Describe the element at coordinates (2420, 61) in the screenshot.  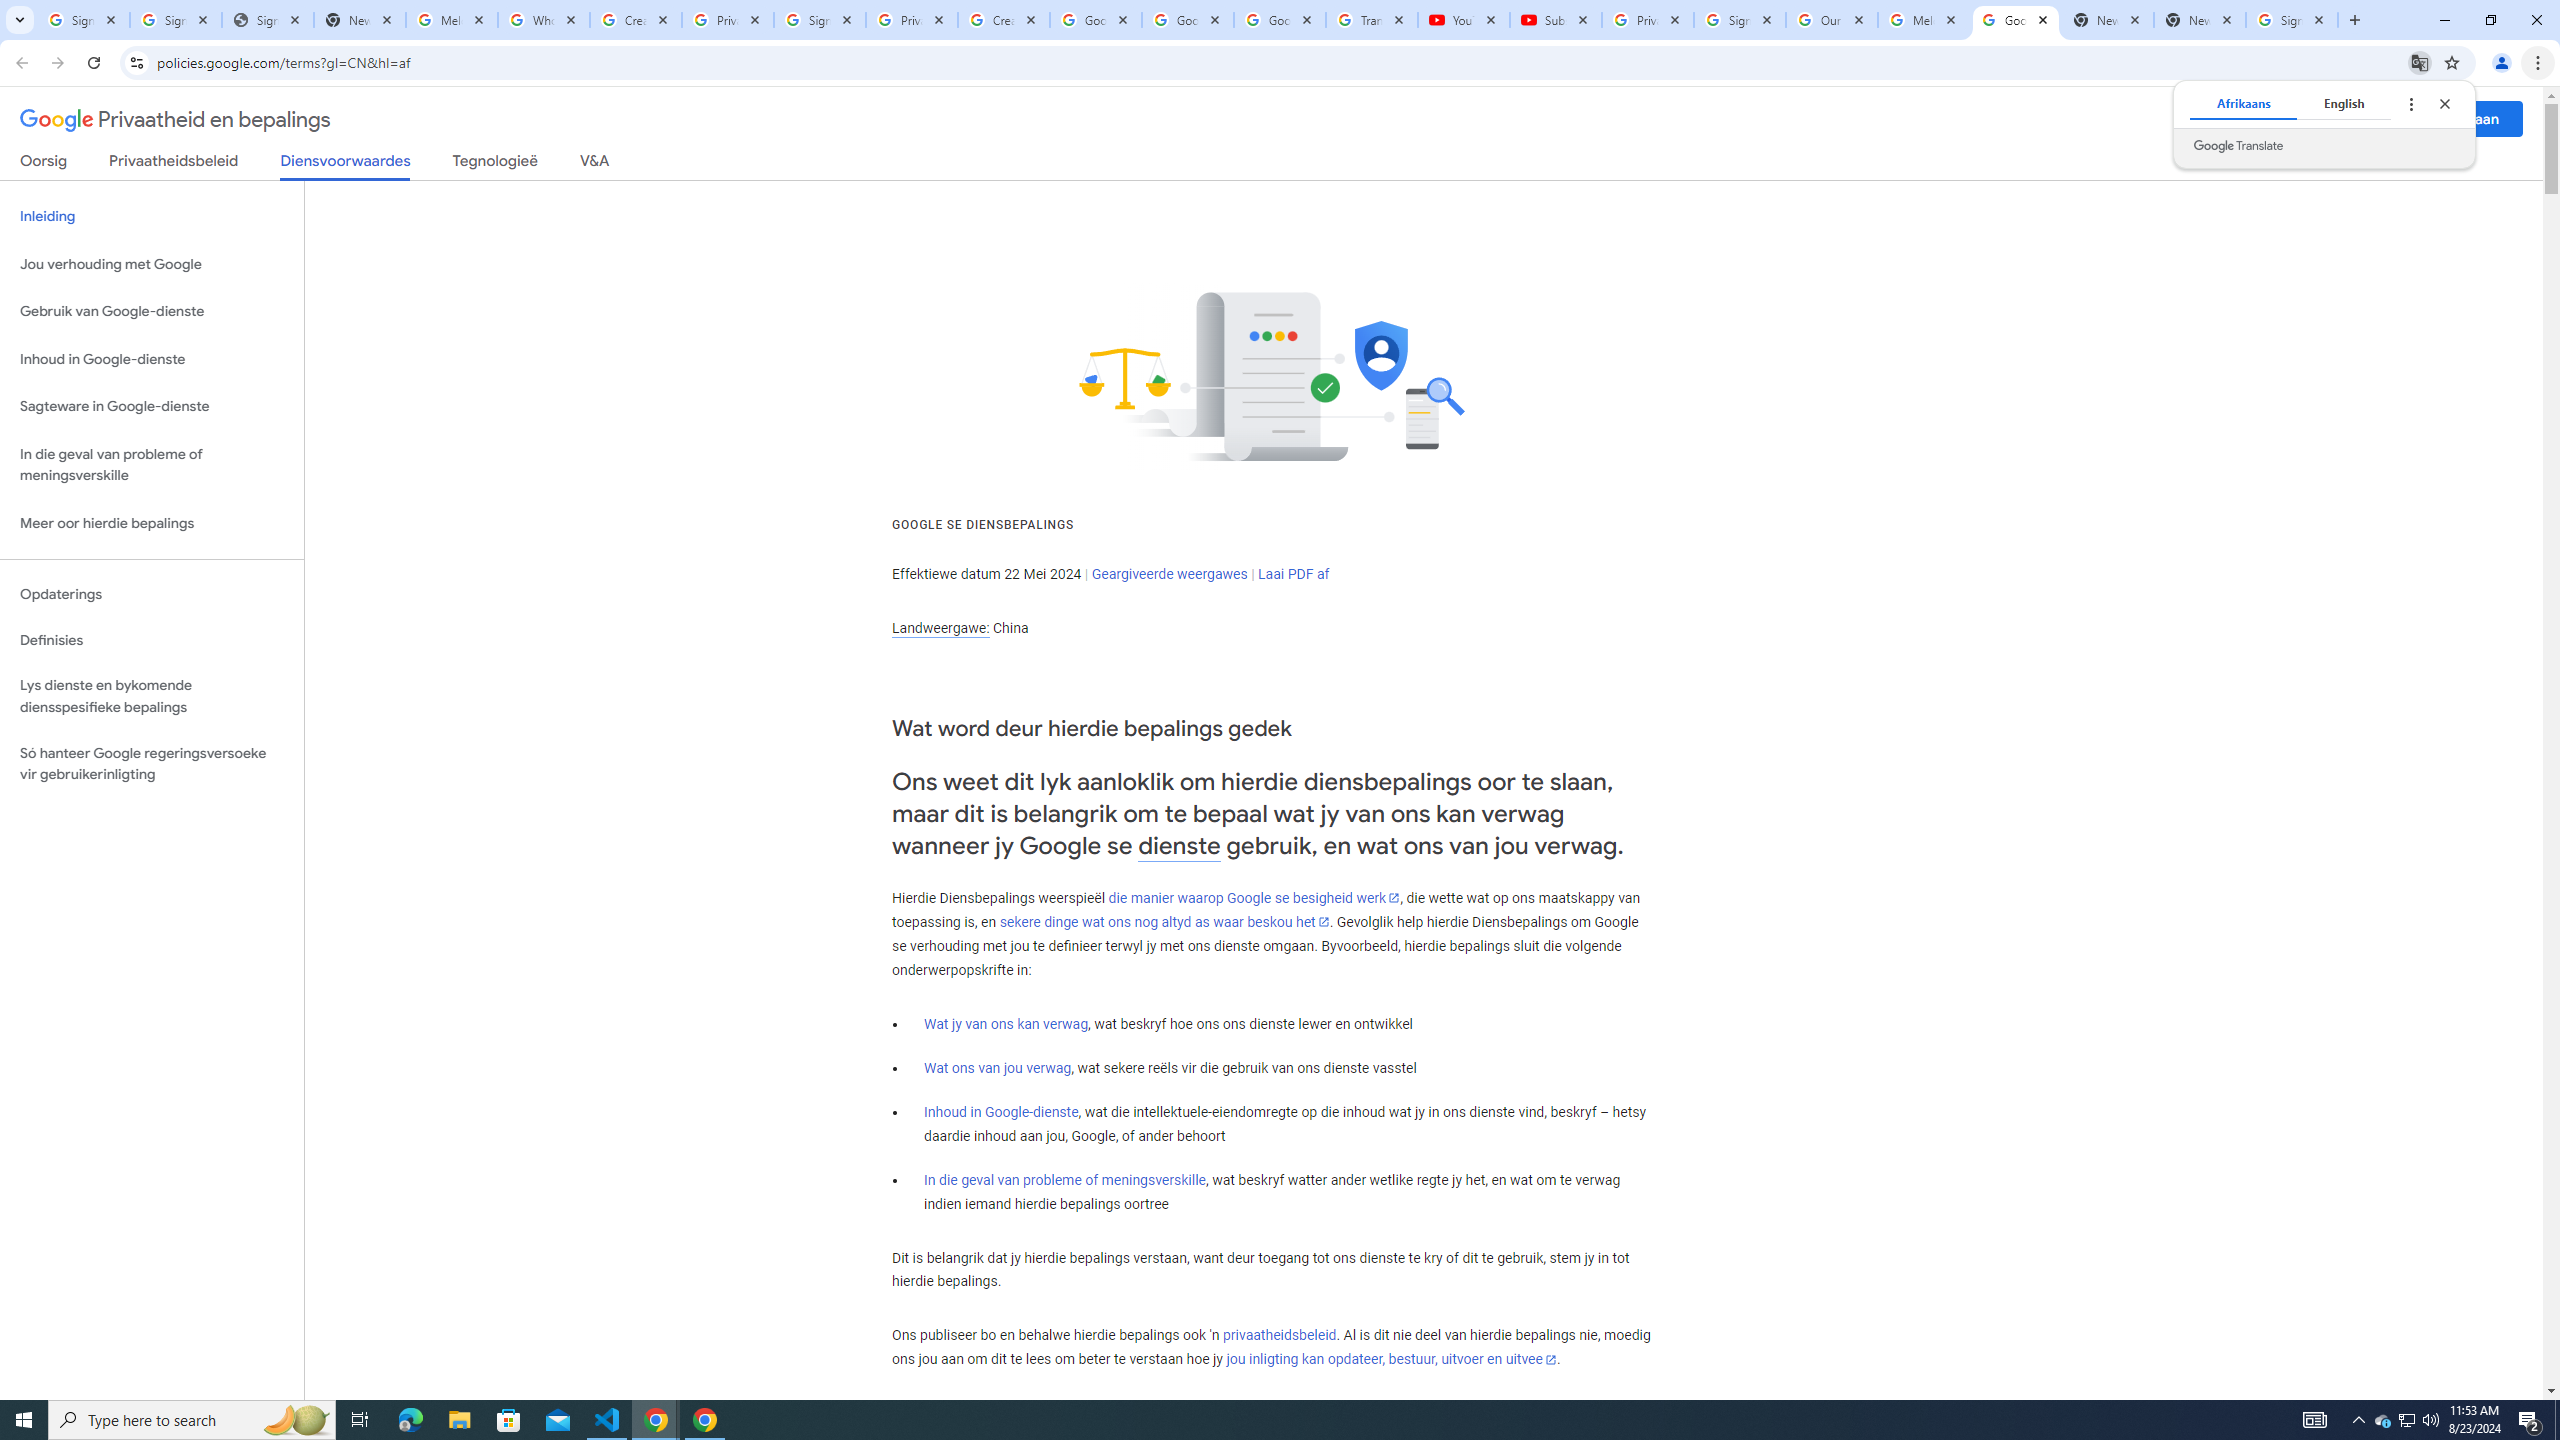
I see `'Translate this page'` at that location.